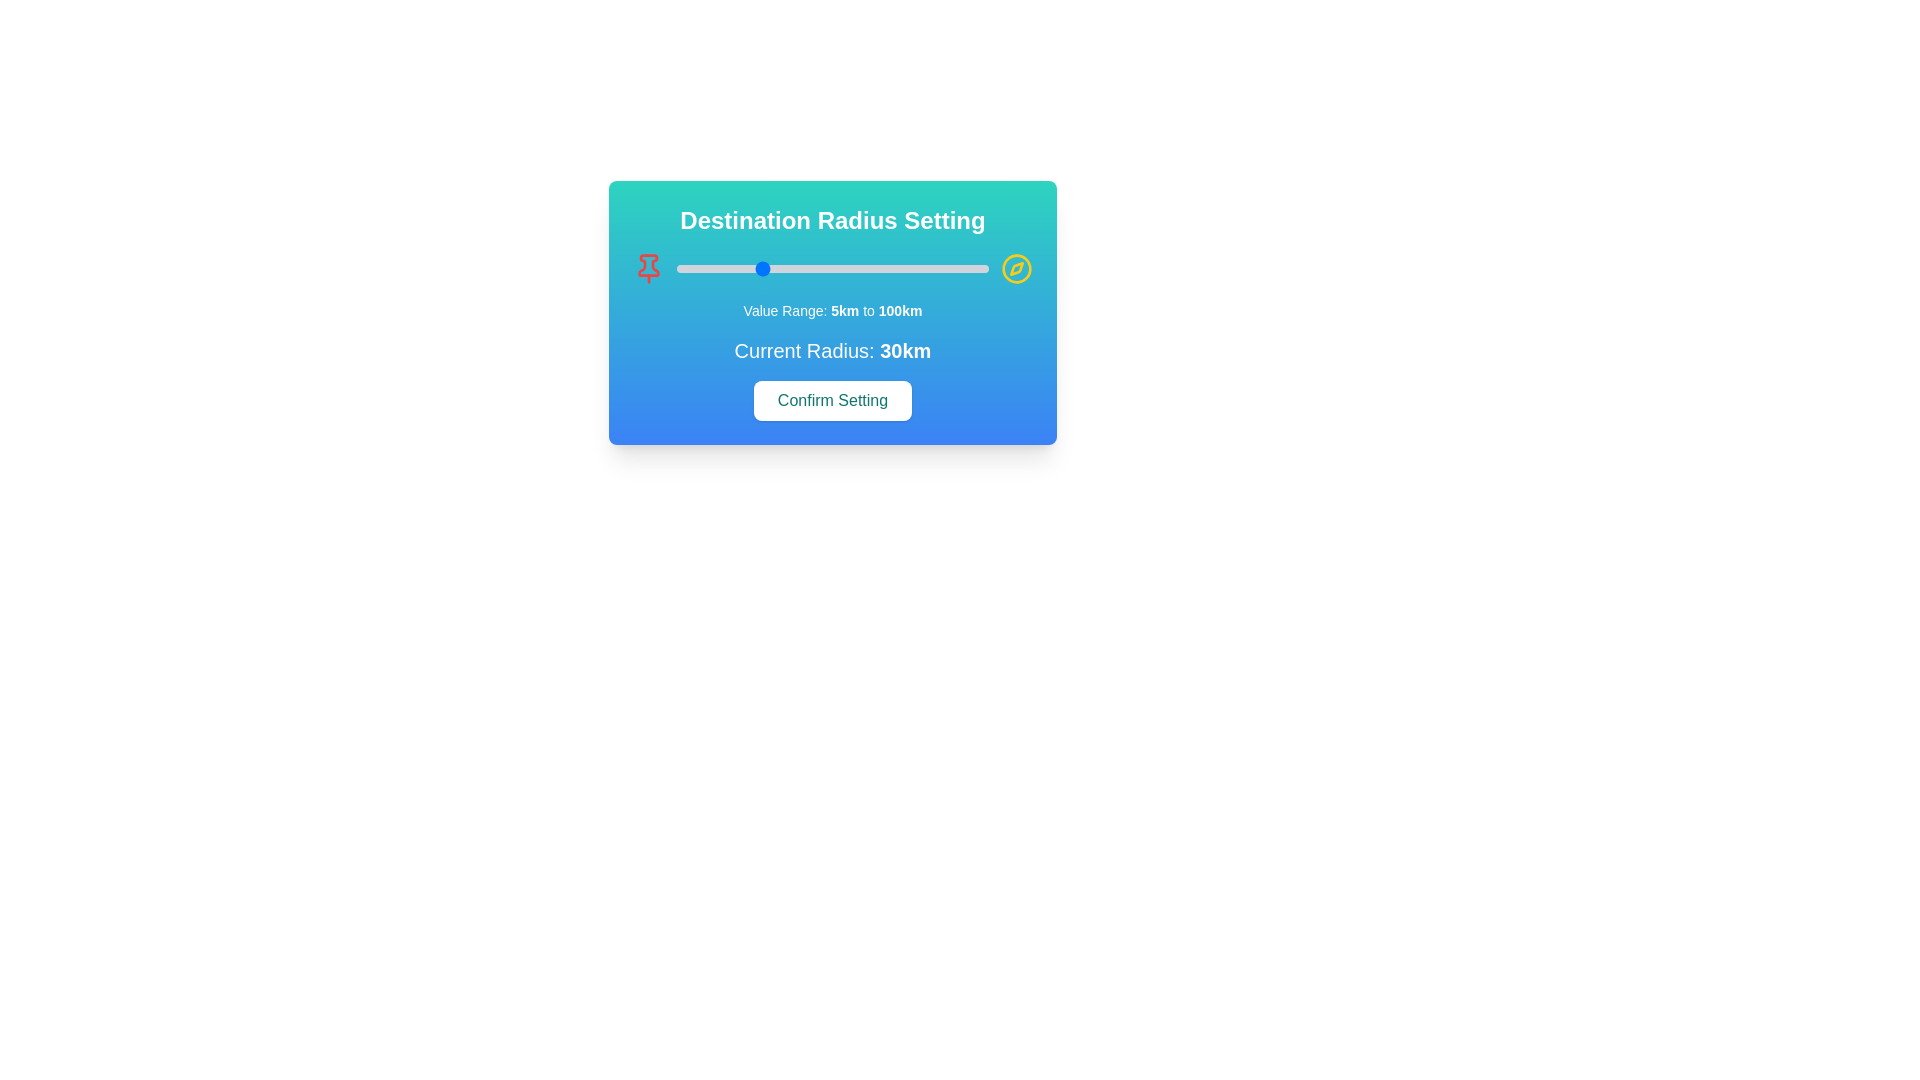  I want to click on the radius slider to set the radius to 21 km, so click(728, 268).